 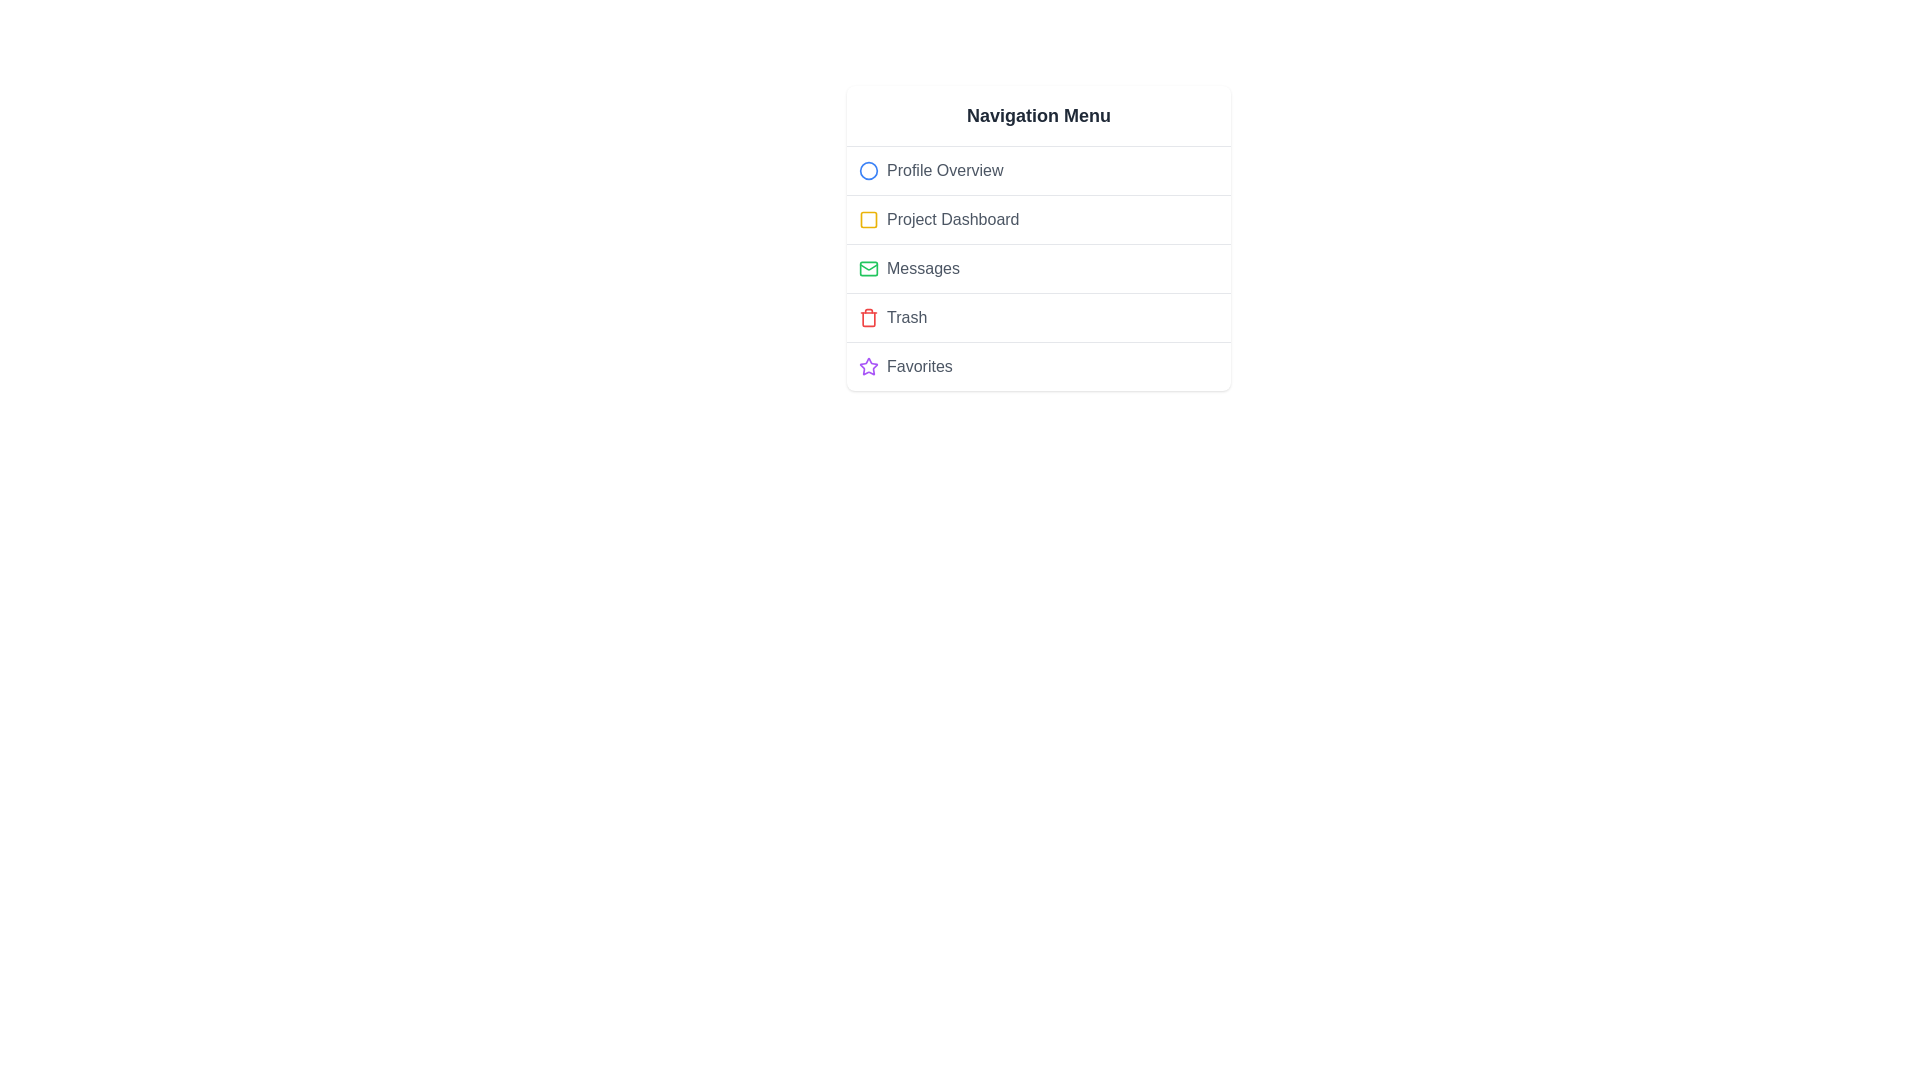 What do you see at coordinates (1038, 169) in the screenshot?
I see `the menu item Profile Overview to view its hover effect` at bounding box center [1038, 169].